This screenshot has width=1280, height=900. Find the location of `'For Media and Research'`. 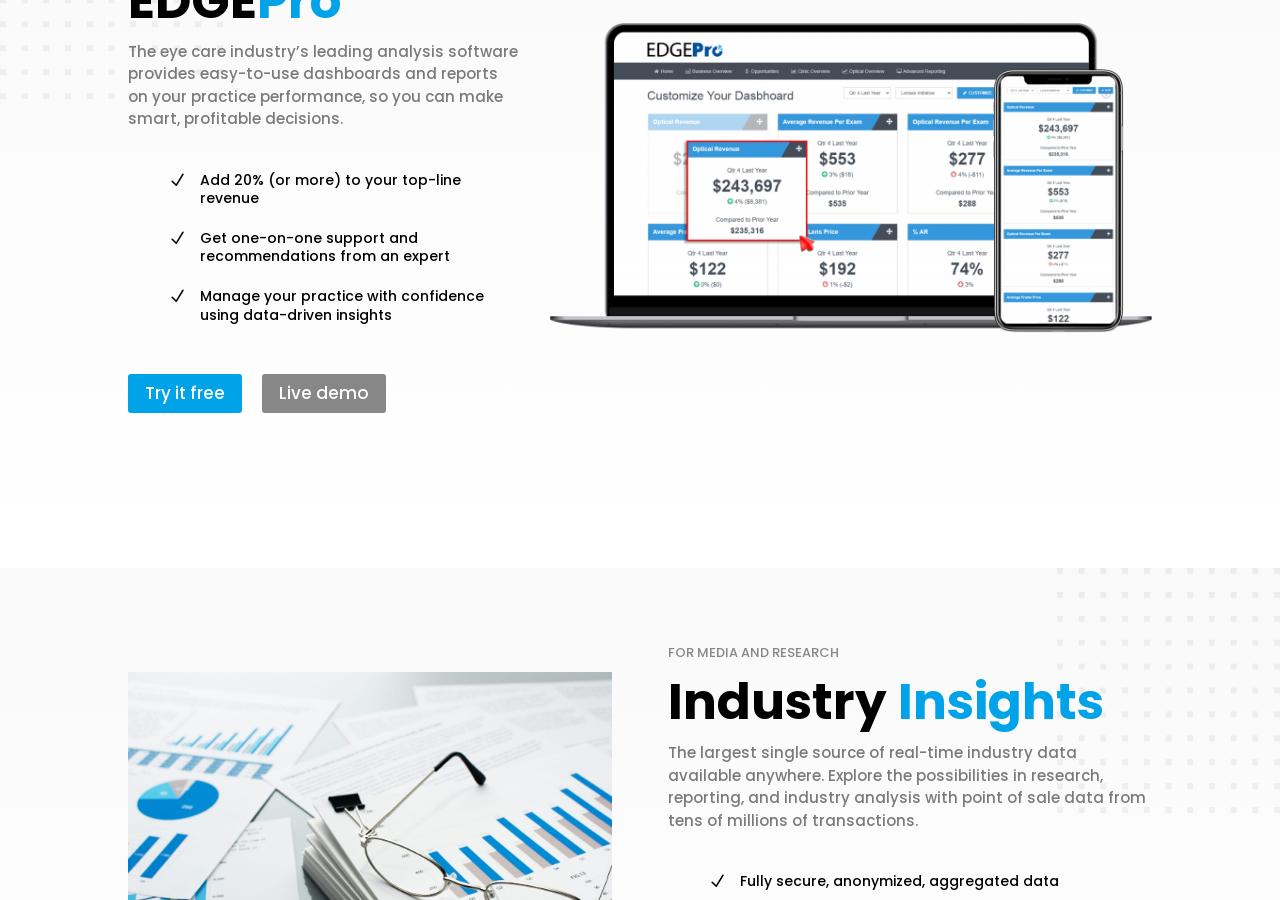

'For Media and Research' is located at coordinates (752, 652).